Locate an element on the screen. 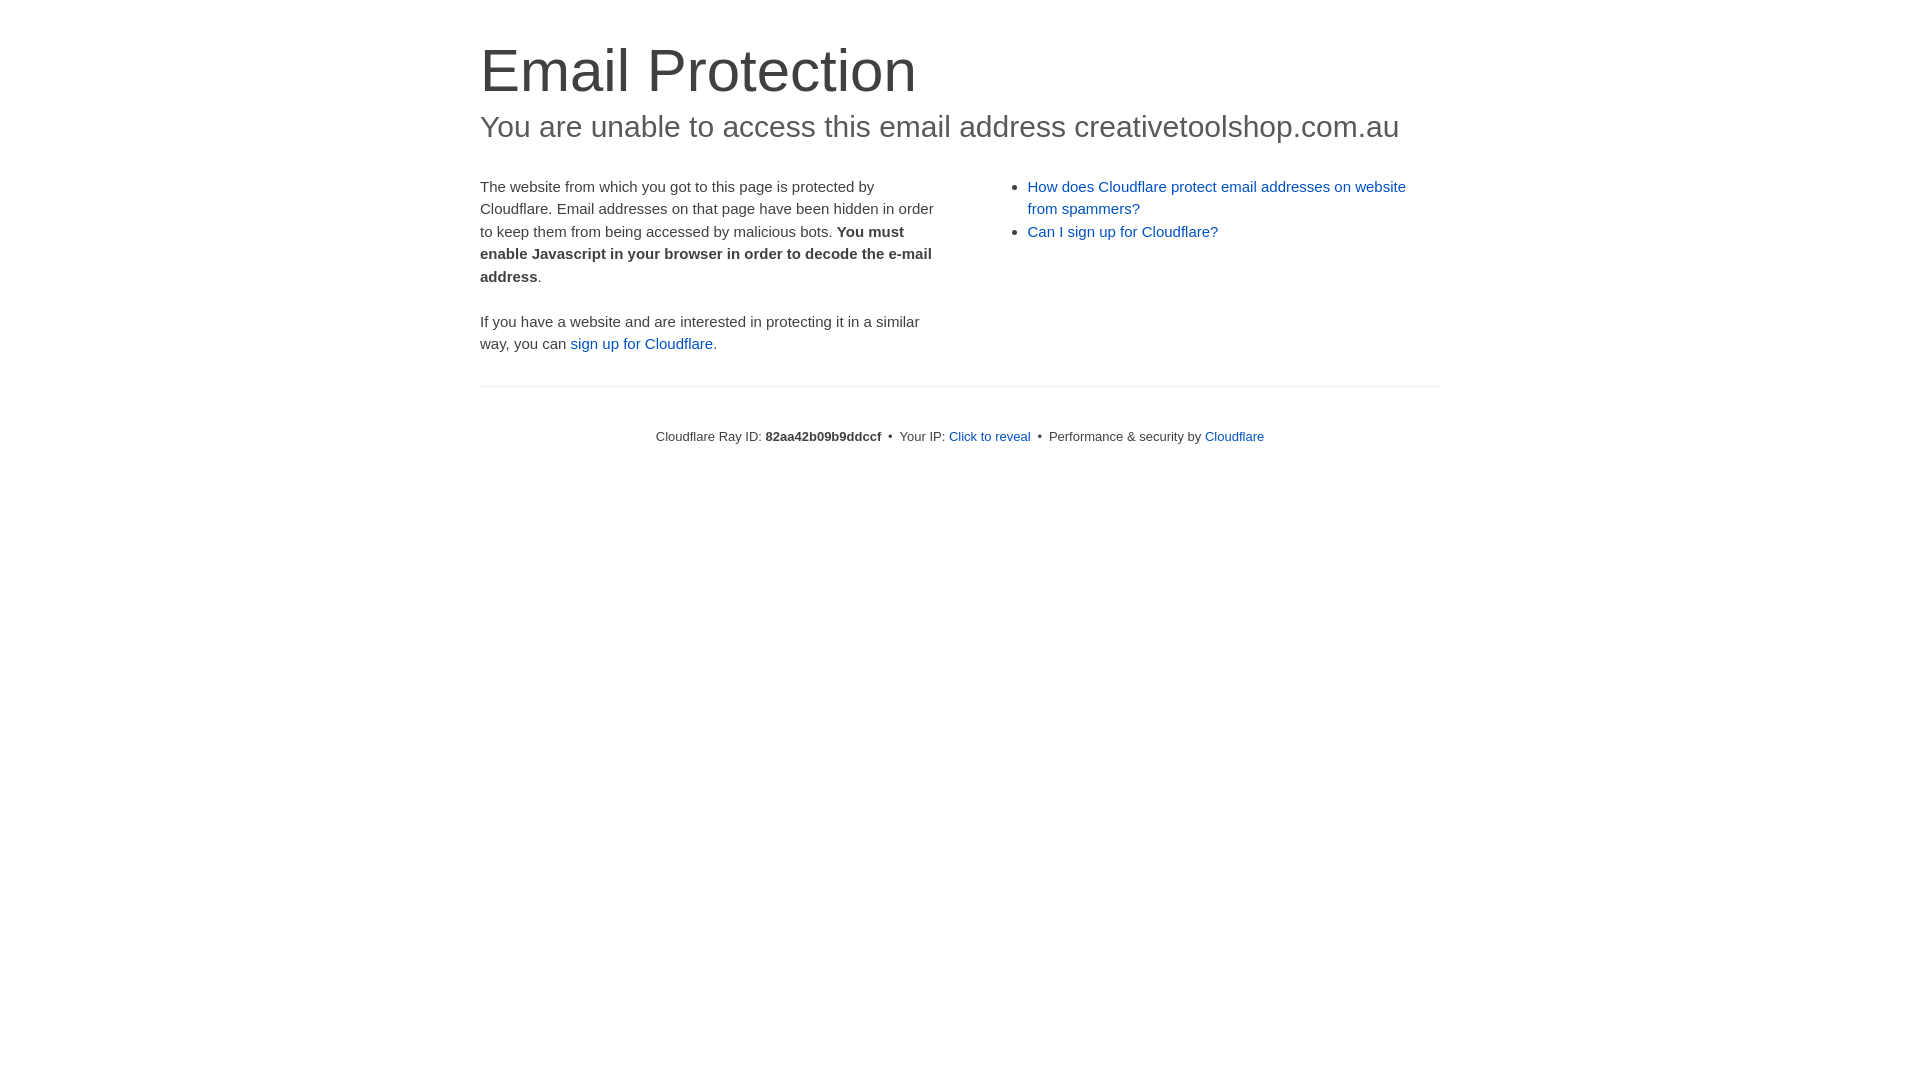 The image size is (1920, 1080). 'Click to reveal' is located at coordinates (948, 435).